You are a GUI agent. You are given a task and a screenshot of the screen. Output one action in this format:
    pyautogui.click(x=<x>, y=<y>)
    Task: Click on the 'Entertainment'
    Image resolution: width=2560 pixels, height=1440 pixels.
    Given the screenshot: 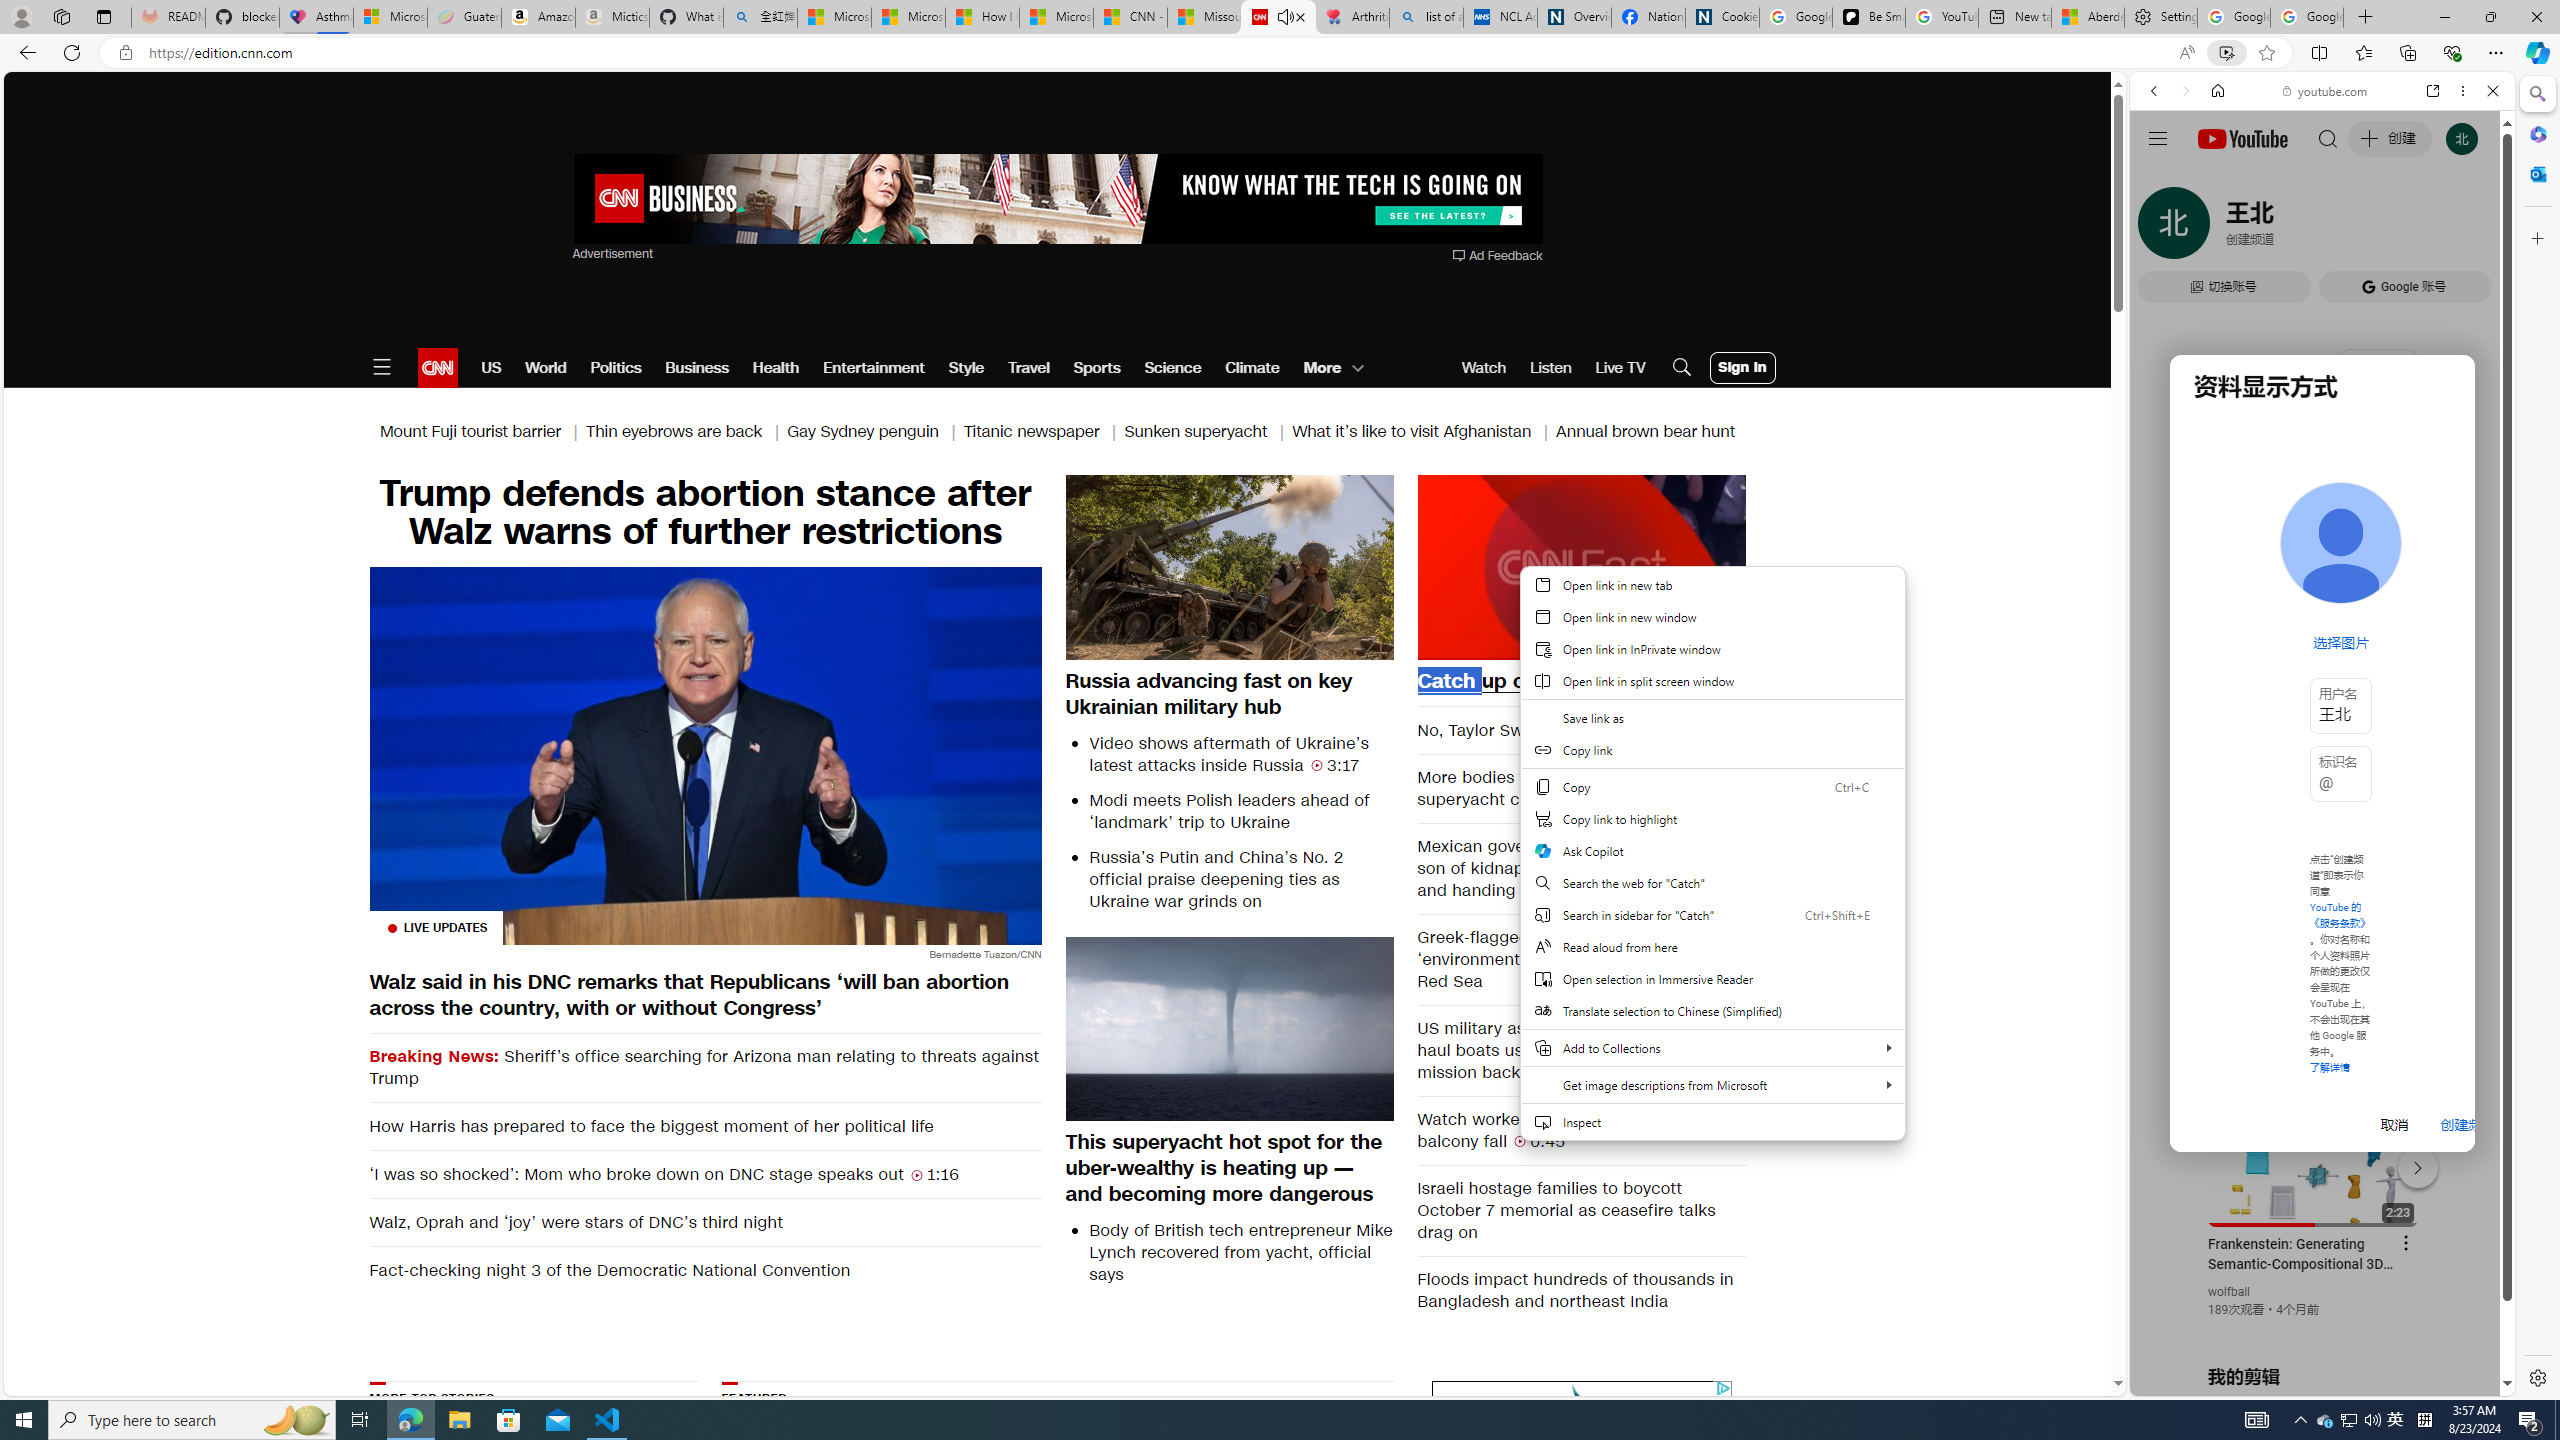 What is the action you would take?
    pyautogui.click(x=872, y=367)
    